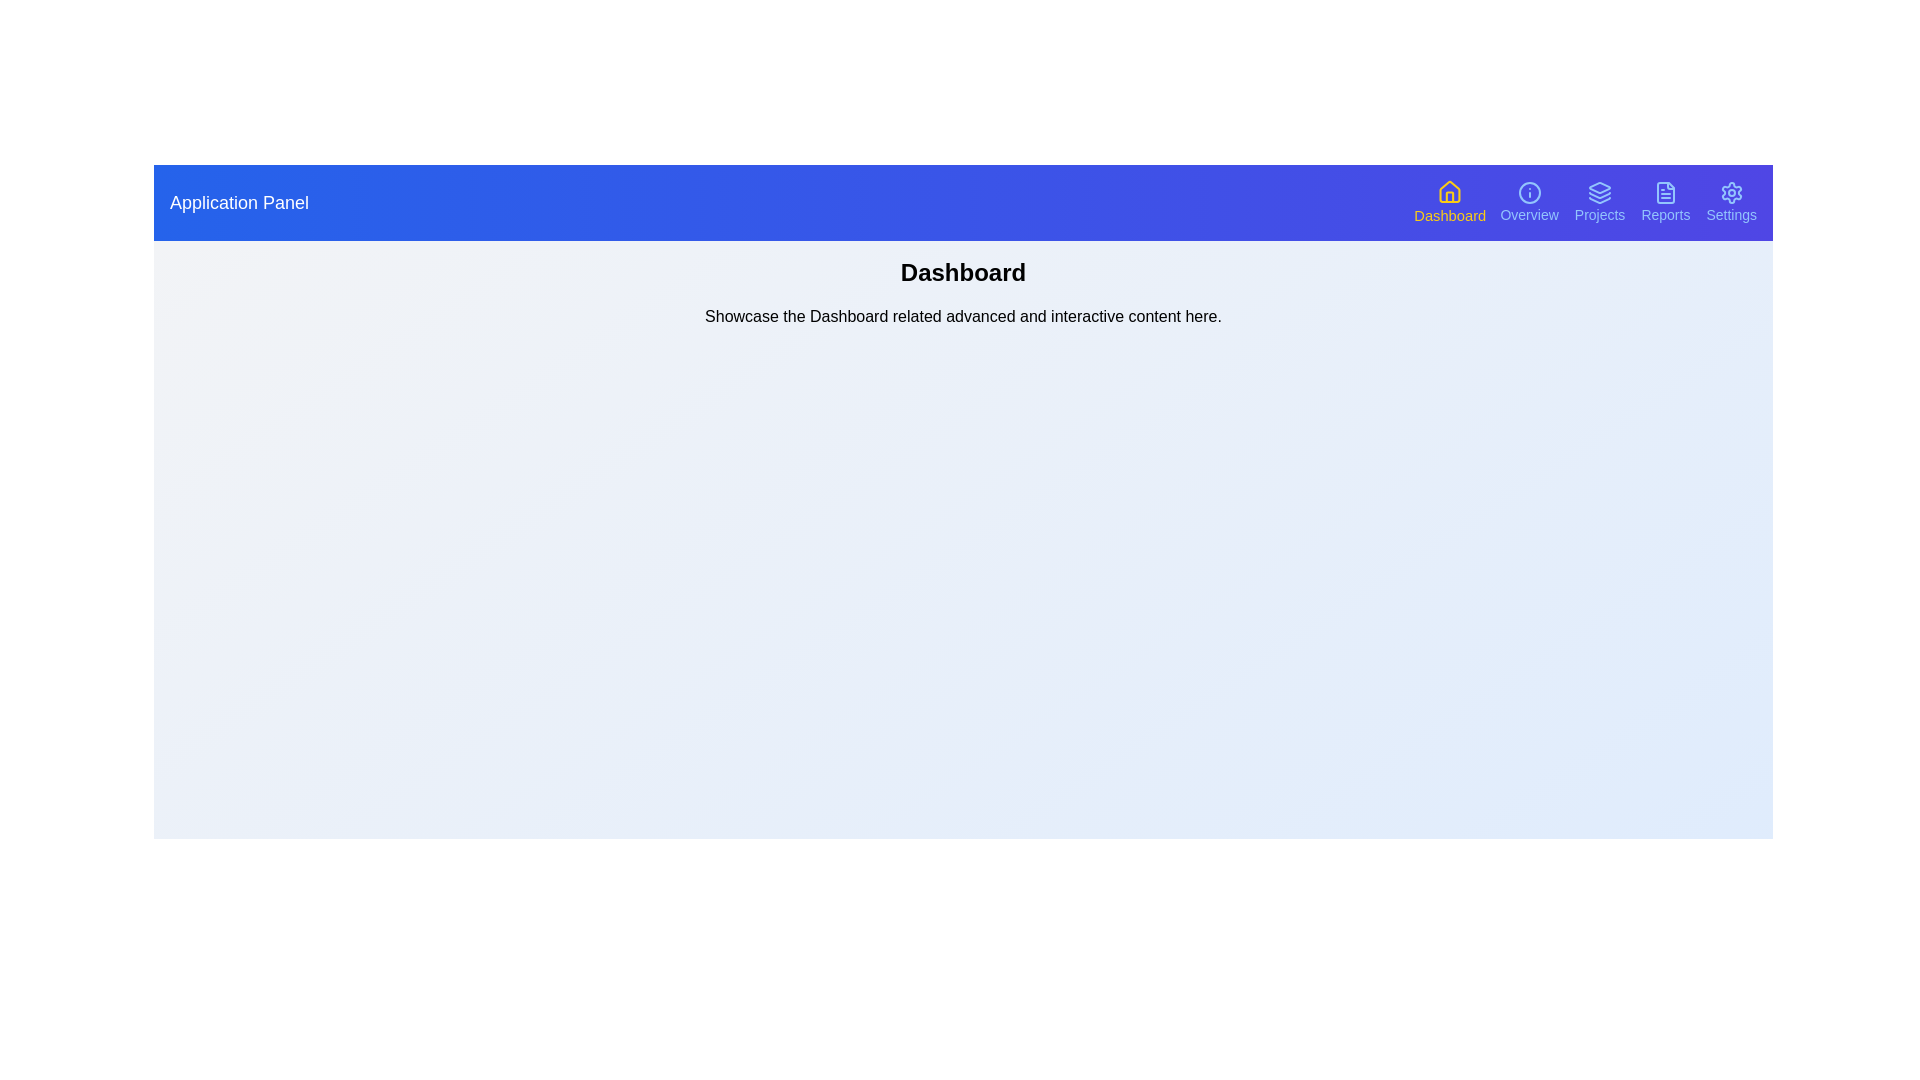 The height and width of the screenshot is (1080, 1920). I want to click on the Reports section by clicking its corresponding navigation button, so click(1665, 203).